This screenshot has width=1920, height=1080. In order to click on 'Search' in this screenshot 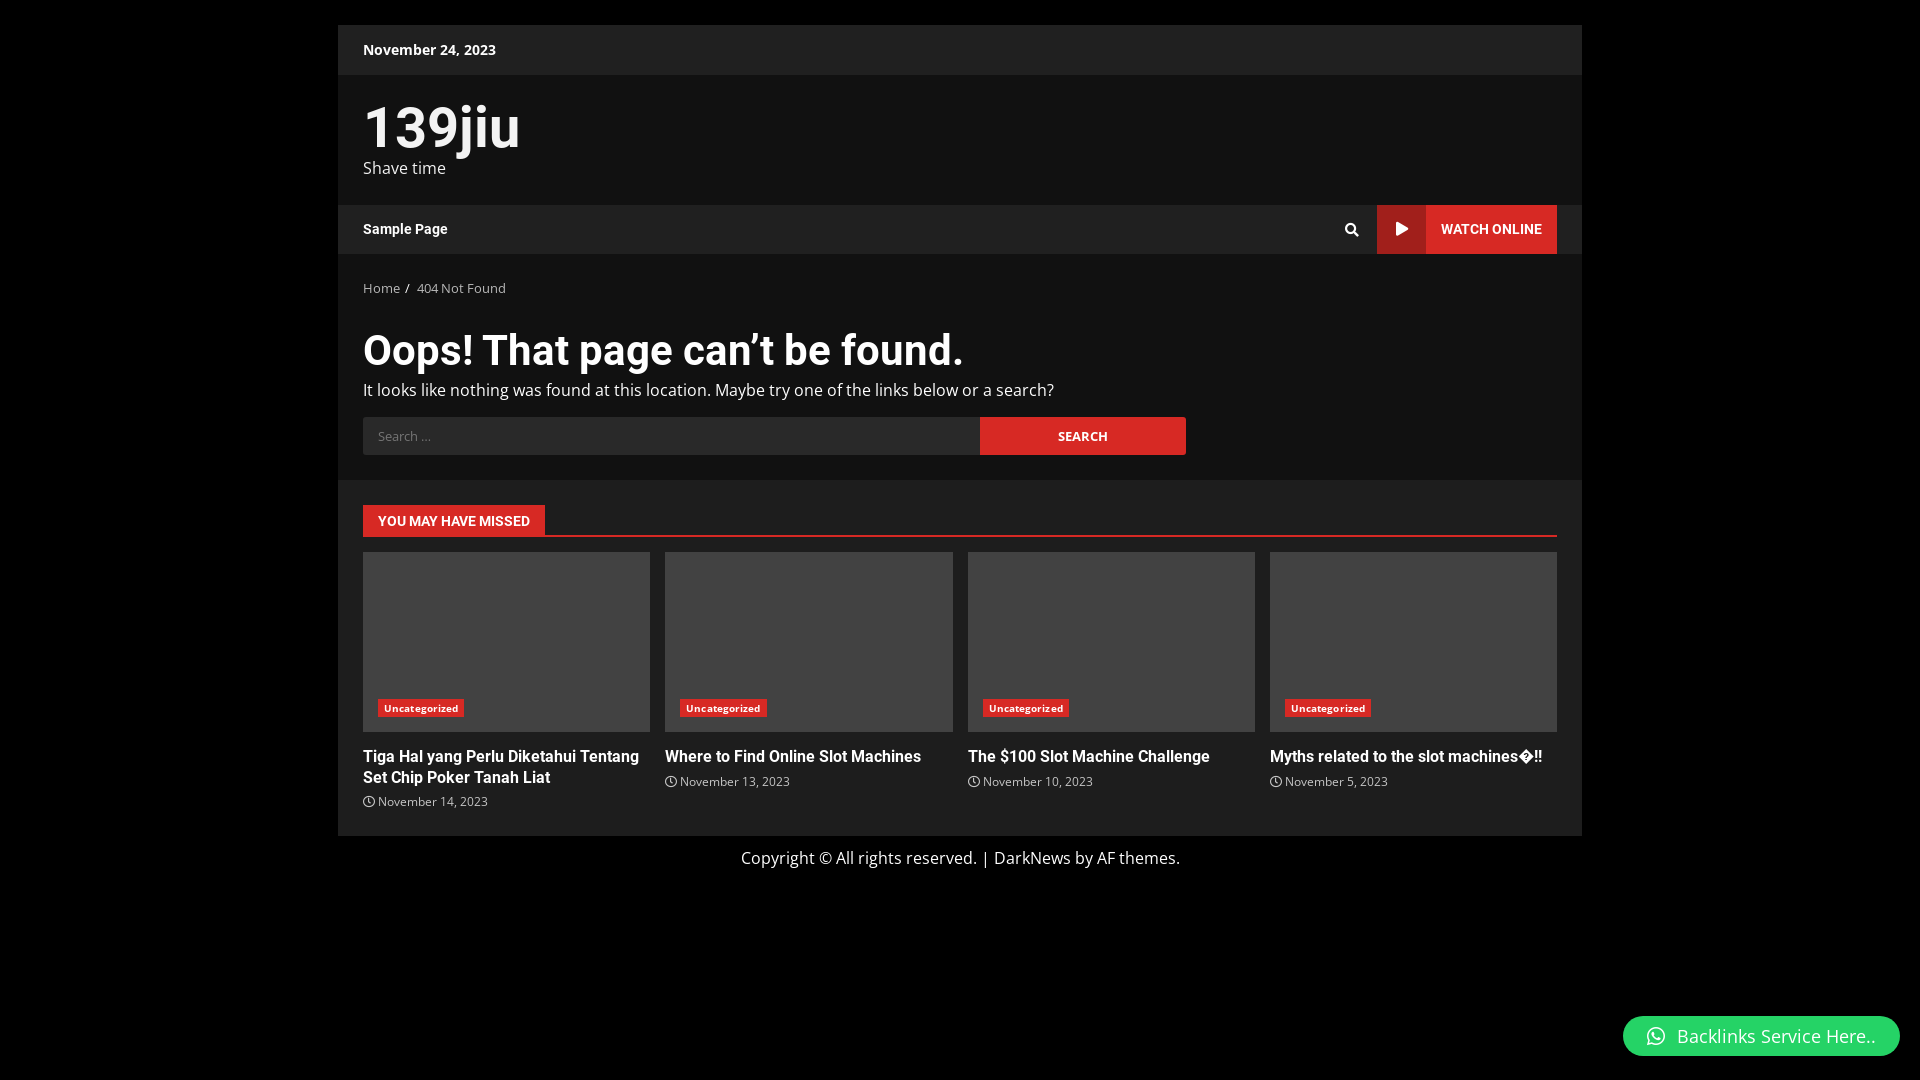, I will do `click(1352, 227)`.